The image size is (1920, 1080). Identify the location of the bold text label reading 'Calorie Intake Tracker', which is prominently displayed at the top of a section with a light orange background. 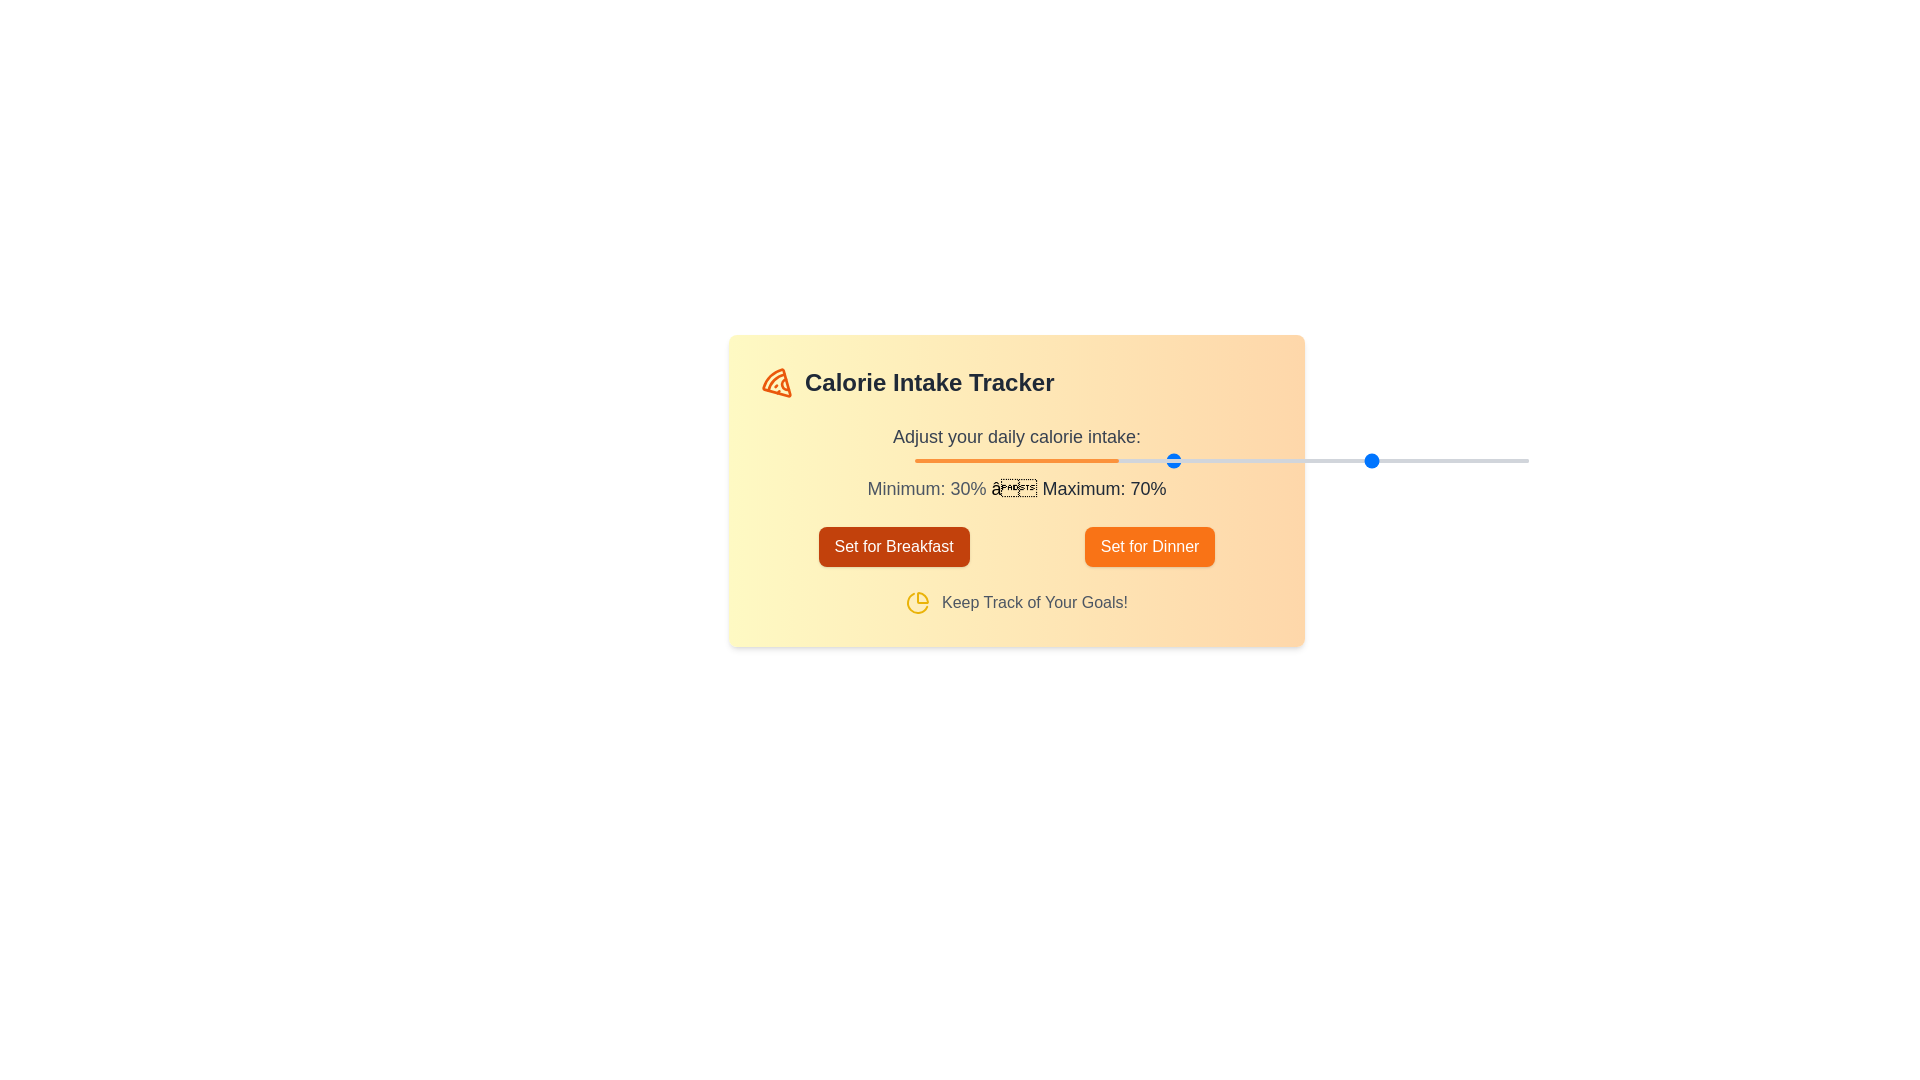
(928, 382).